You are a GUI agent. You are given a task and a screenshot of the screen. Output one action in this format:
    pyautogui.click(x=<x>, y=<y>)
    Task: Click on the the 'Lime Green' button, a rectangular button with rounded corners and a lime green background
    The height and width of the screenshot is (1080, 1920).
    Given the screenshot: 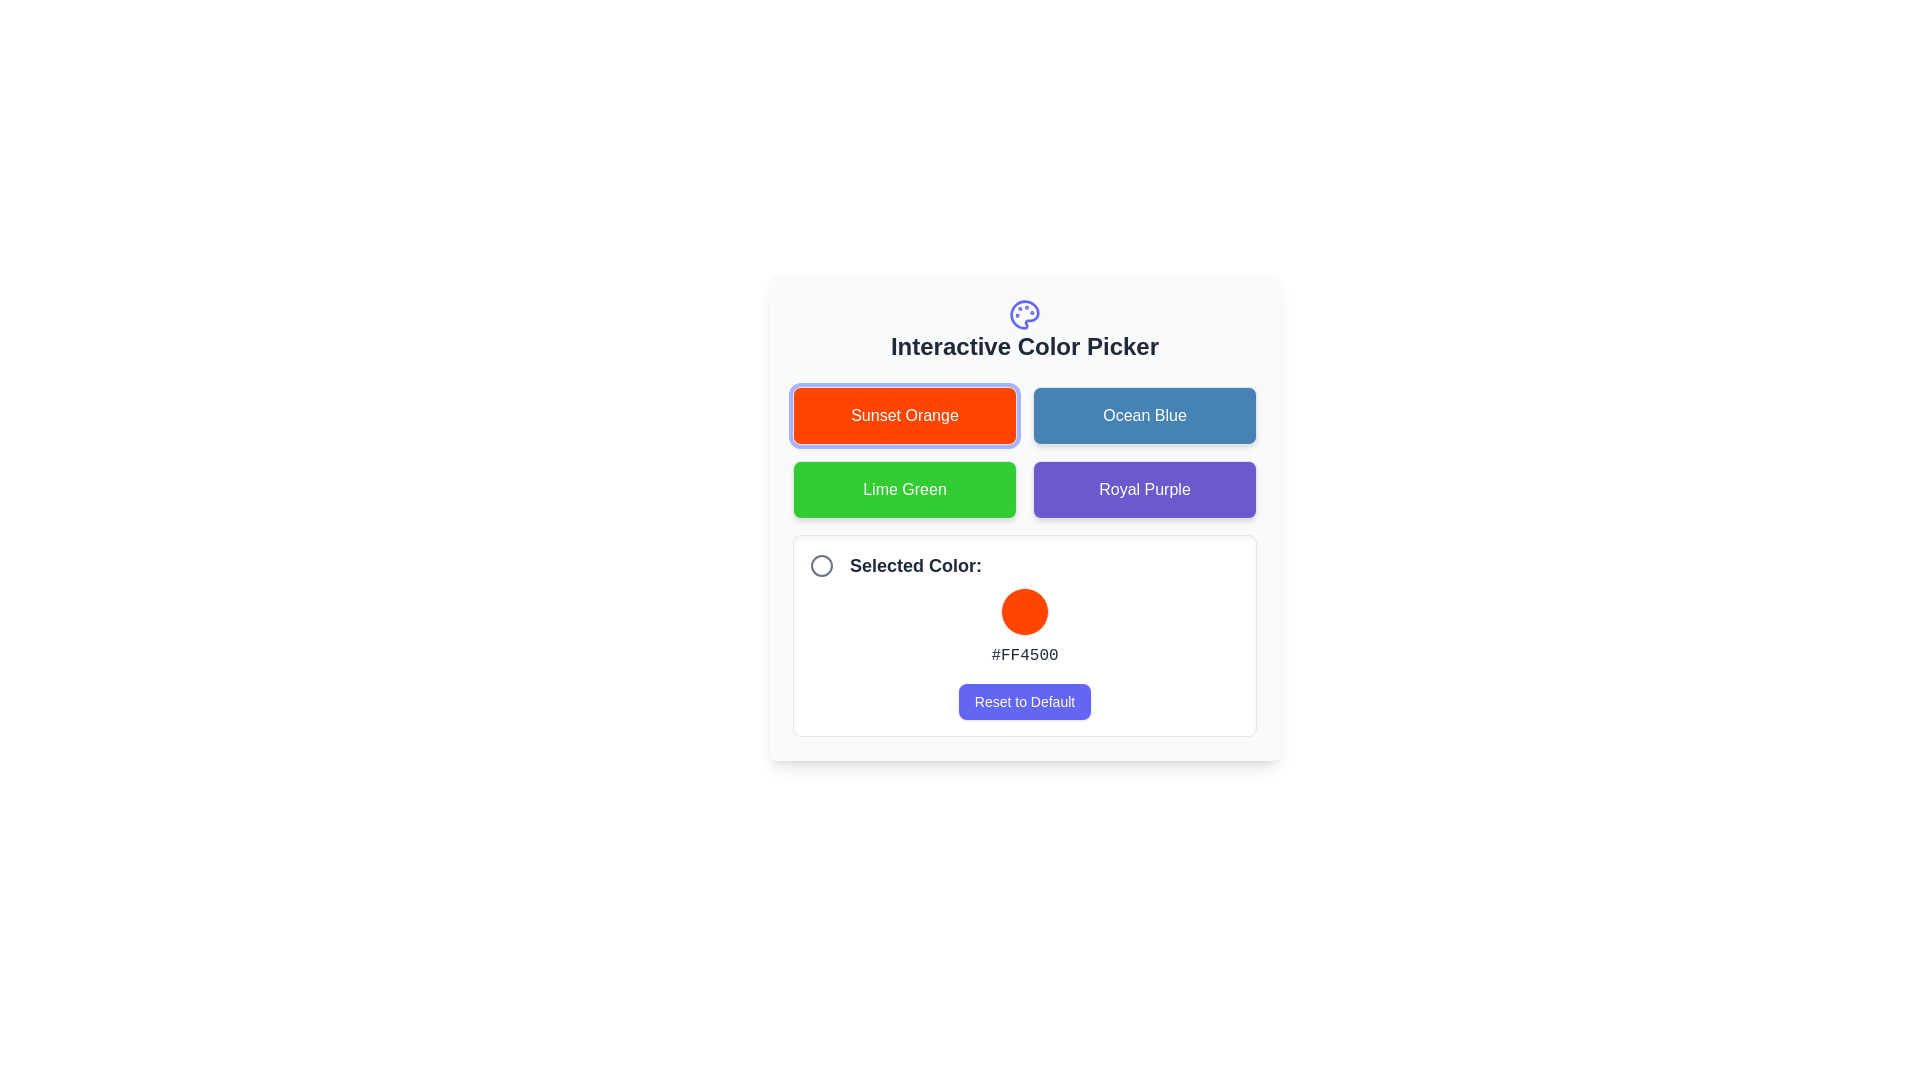 What is the action you would take?
    pyautogui.click(x=904, y=489)
    